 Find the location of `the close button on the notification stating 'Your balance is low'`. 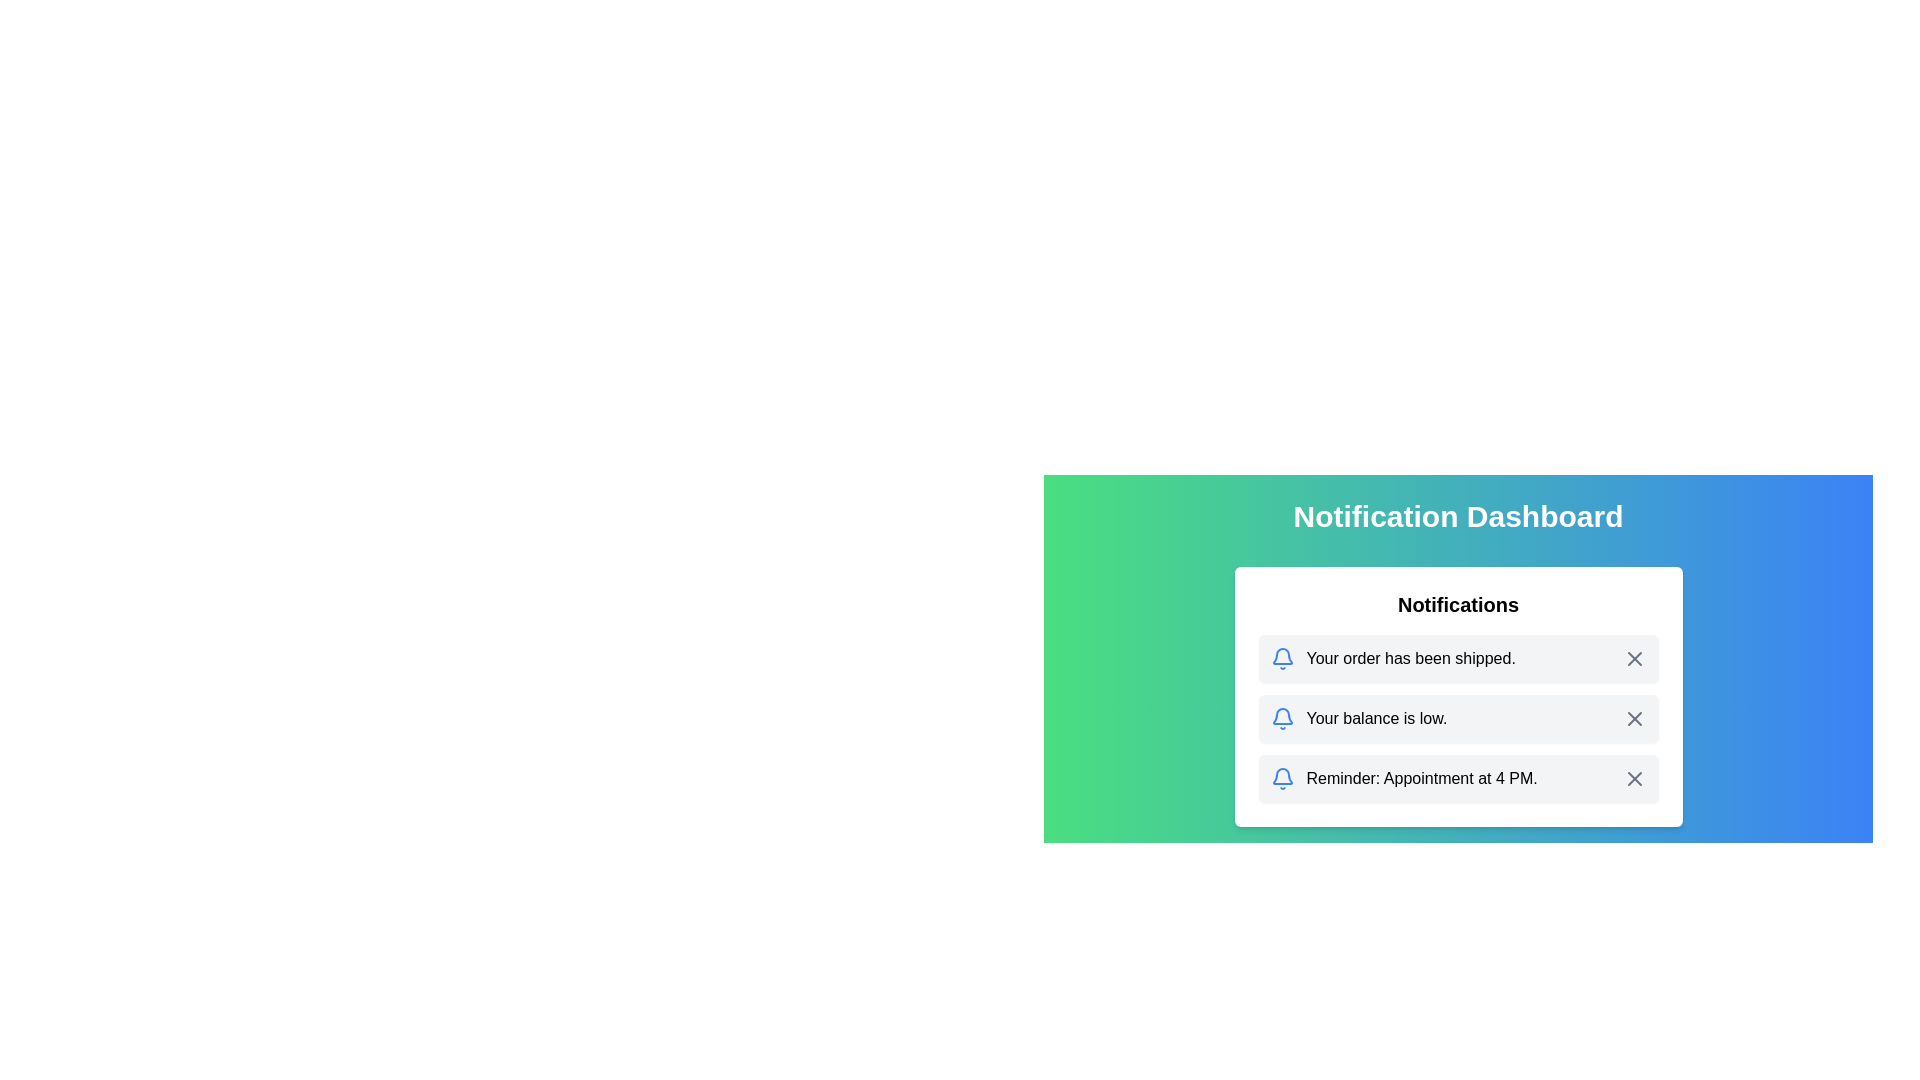

the close button on the notification stating 'Your balance is low' is located at coordinates (1634, 717).